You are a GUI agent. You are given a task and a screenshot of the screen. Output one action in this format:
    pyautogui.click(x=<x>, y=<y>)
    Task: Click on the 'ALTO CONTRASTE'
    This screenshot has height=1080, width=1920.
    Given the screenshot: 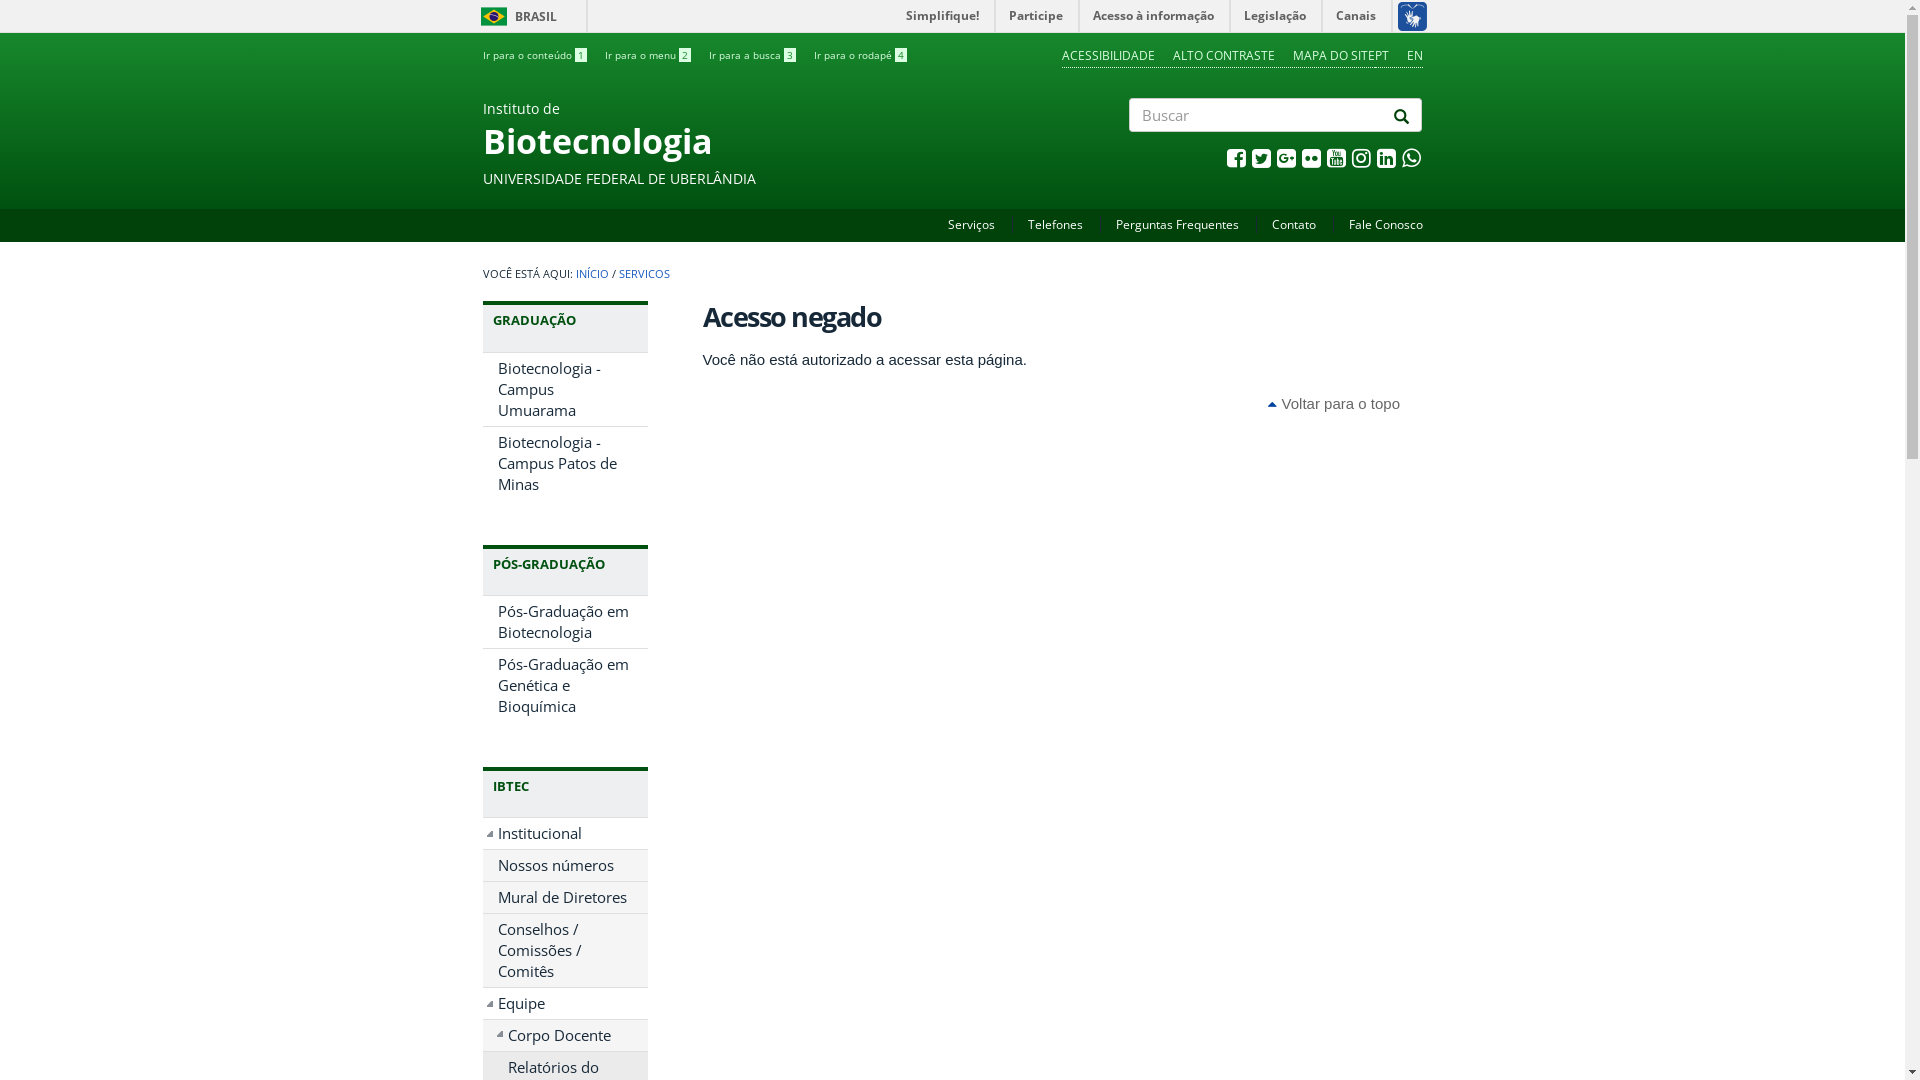 What is the action you would take?
    pyautogui.click(x=1222, y=54)
    